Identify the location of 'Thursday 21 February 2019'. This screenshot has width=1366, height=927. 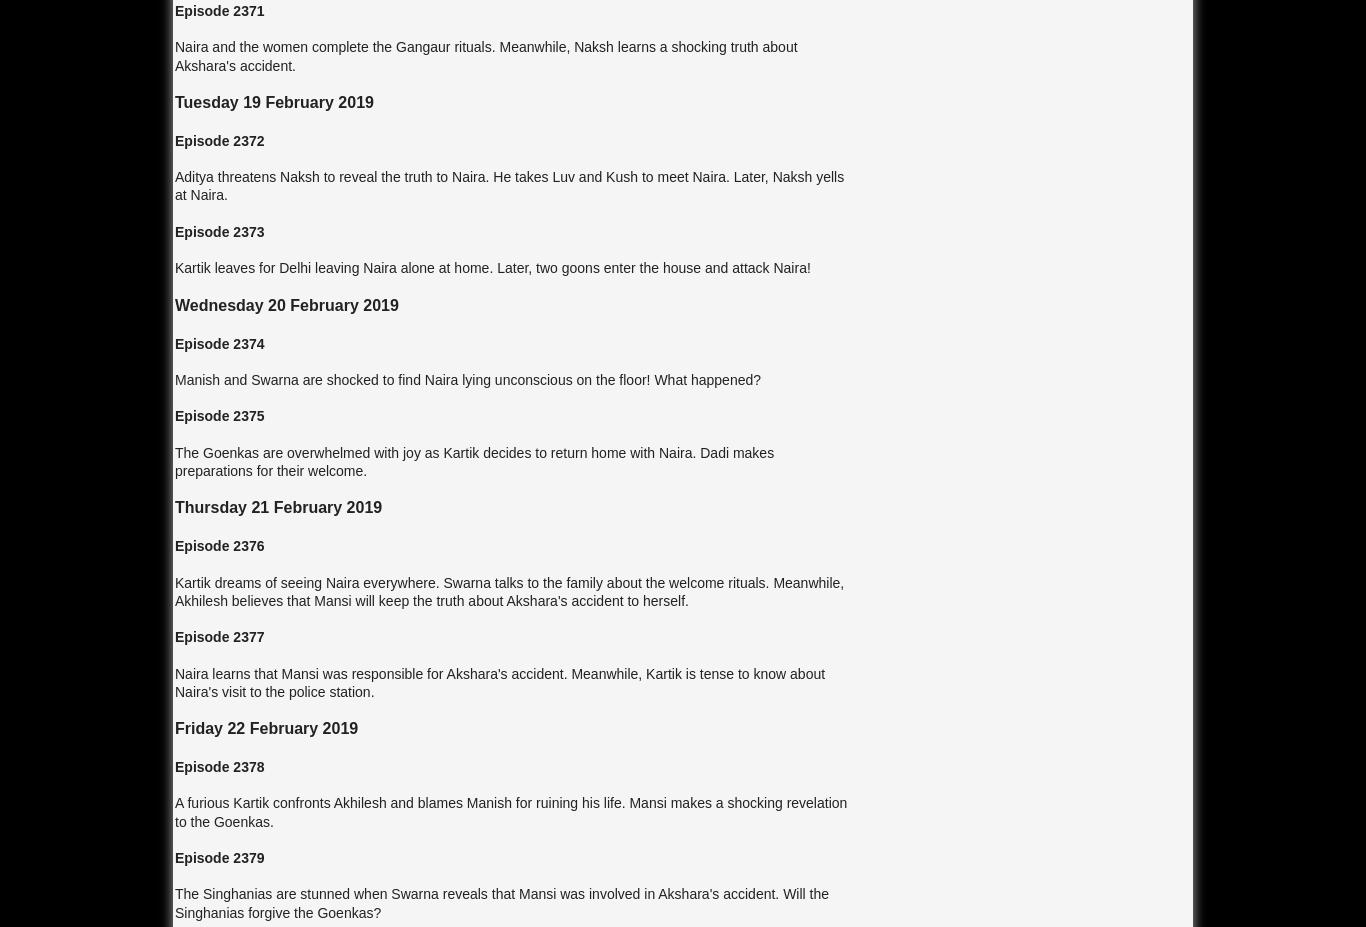
(278, 507).